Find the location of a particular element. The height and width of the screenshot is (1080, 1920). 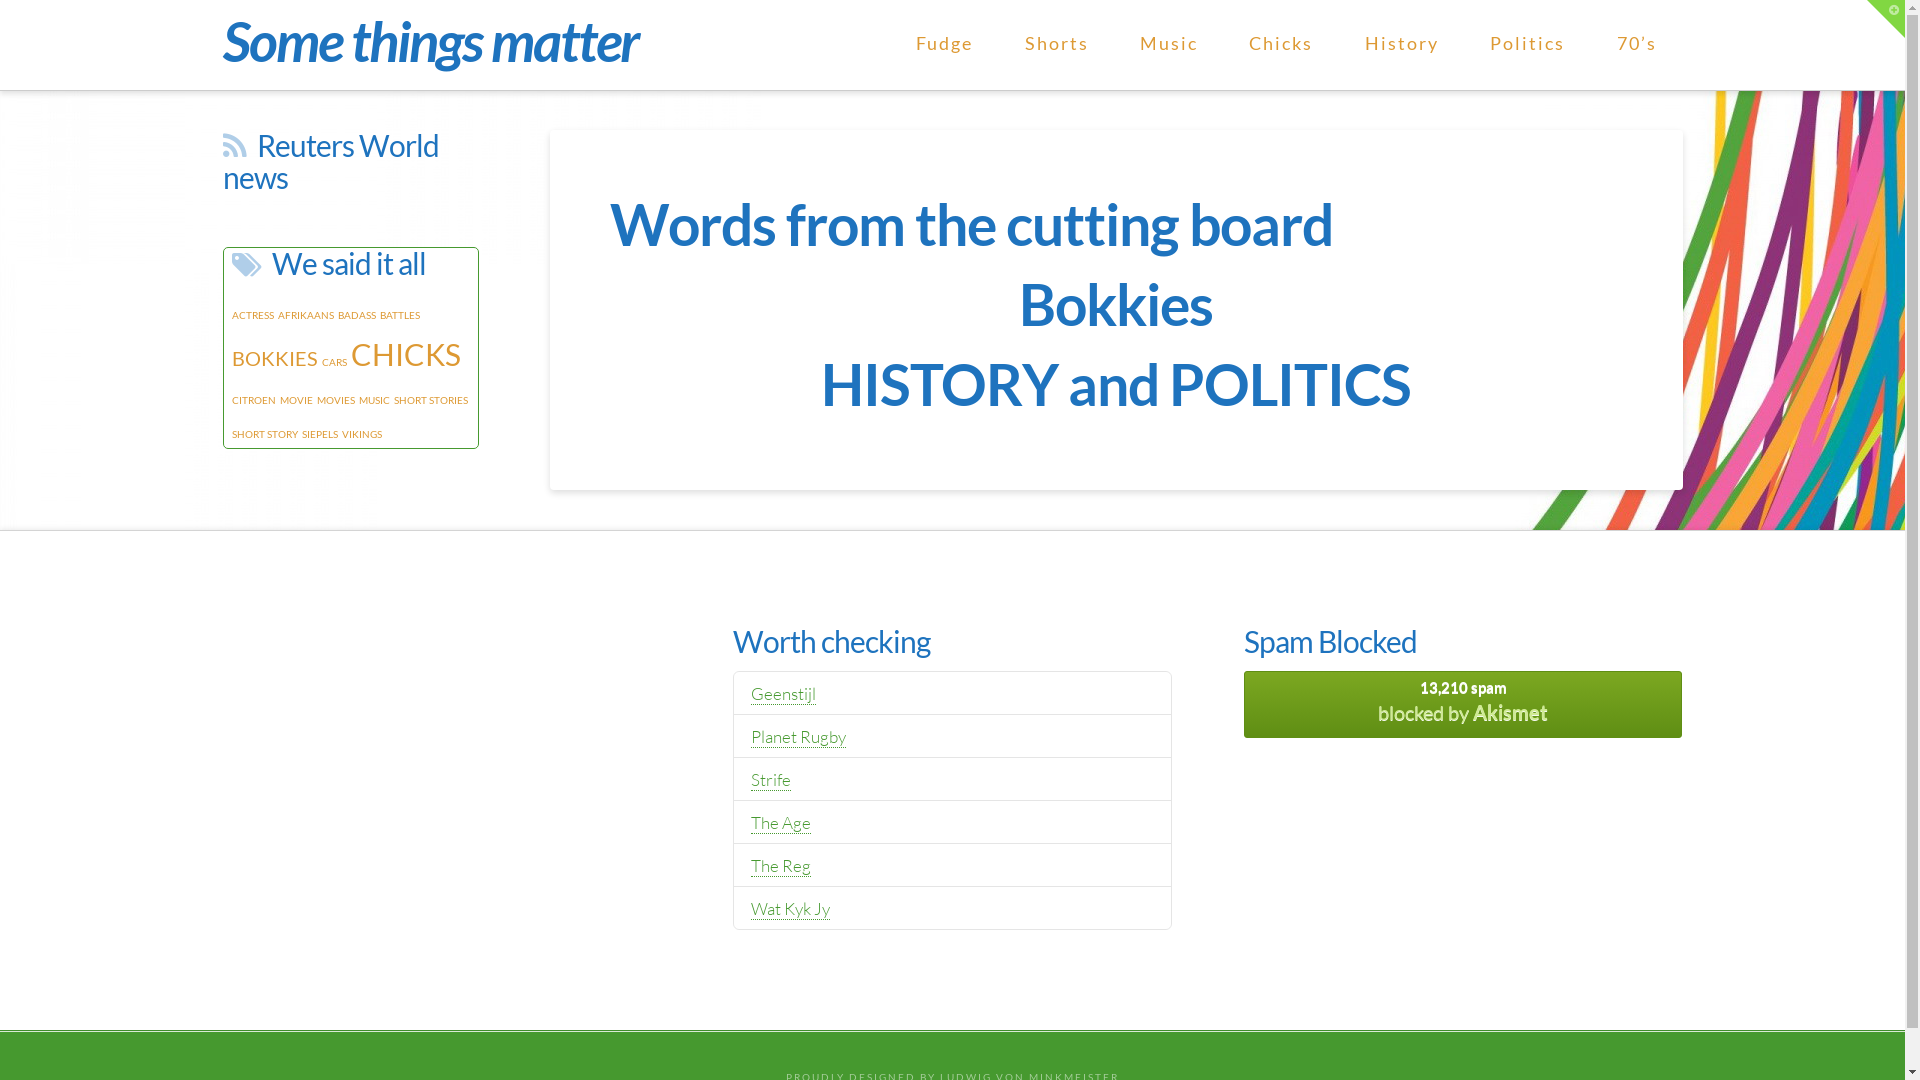

'Some things matter' is located at coordinates (428, 41).